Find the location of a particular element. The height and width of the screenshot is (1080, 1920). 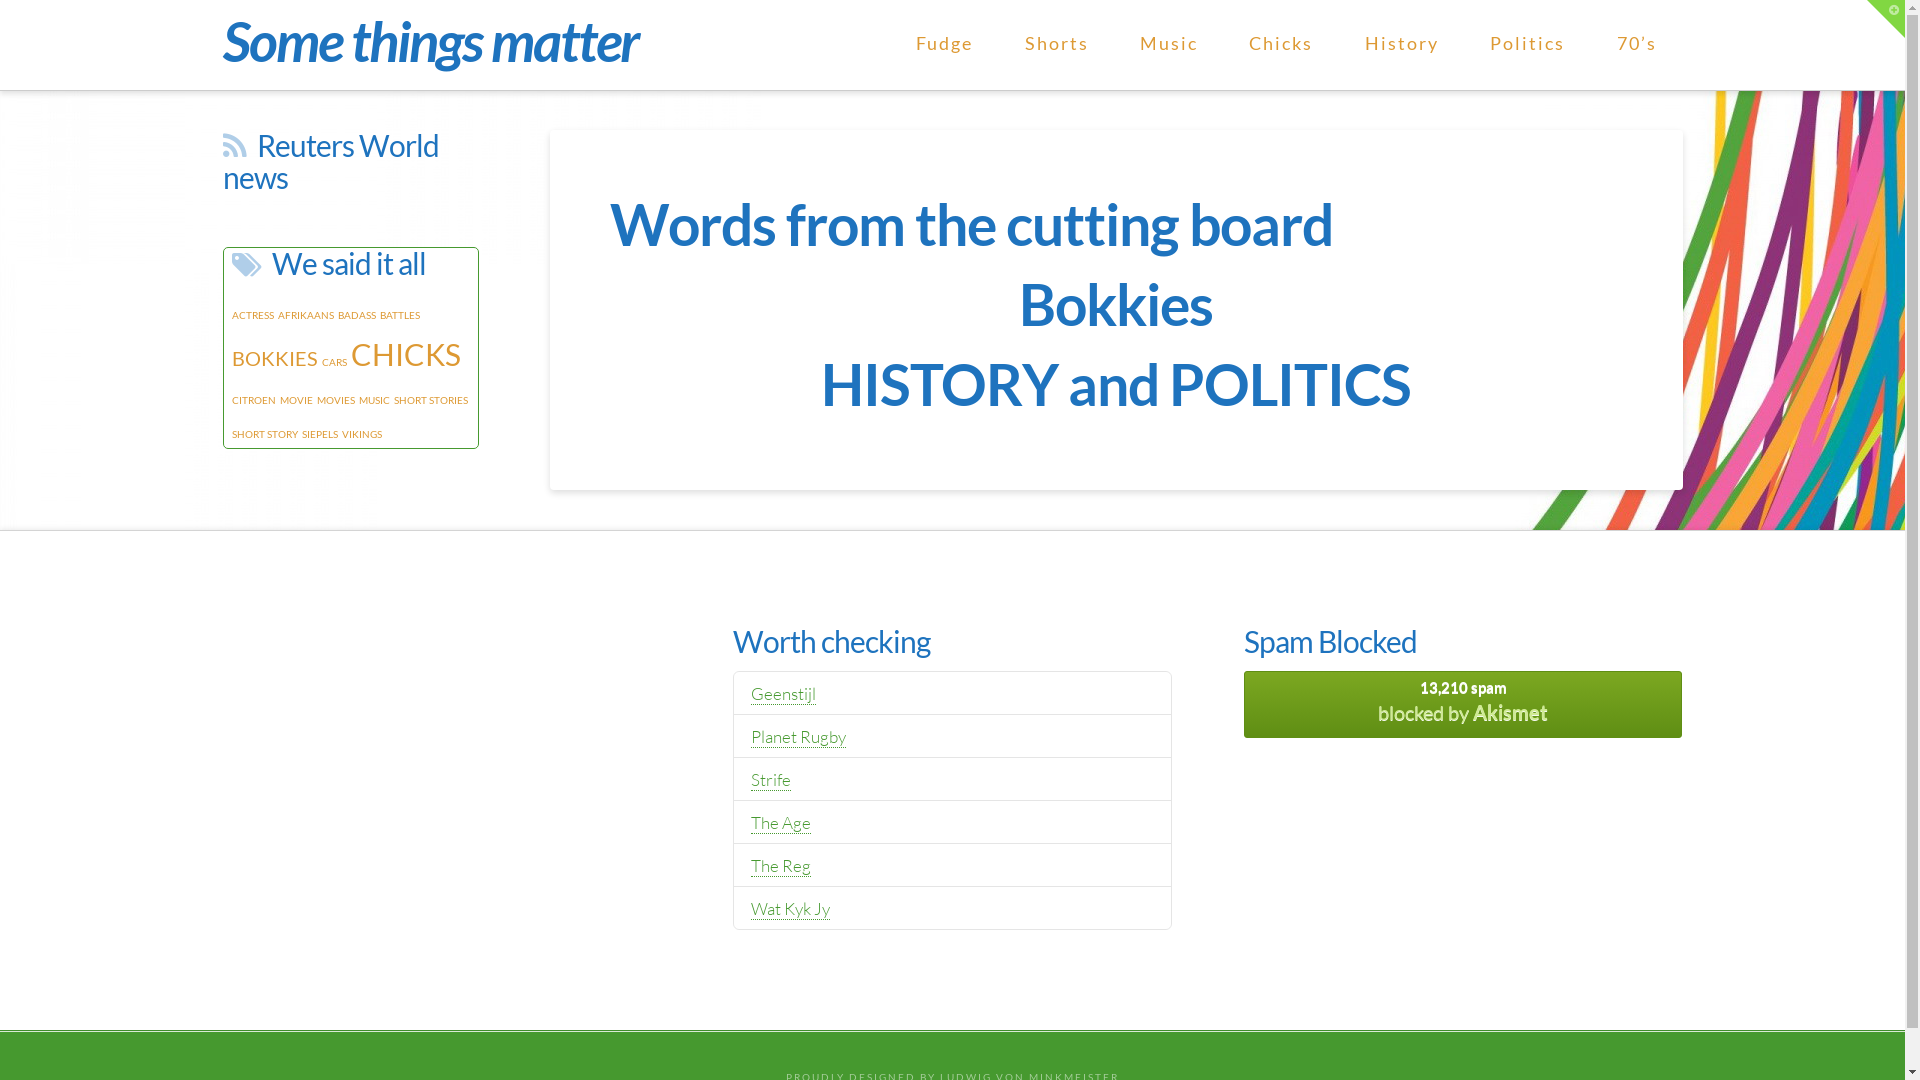

'Some things matter' is located at coordinates (428, 41).